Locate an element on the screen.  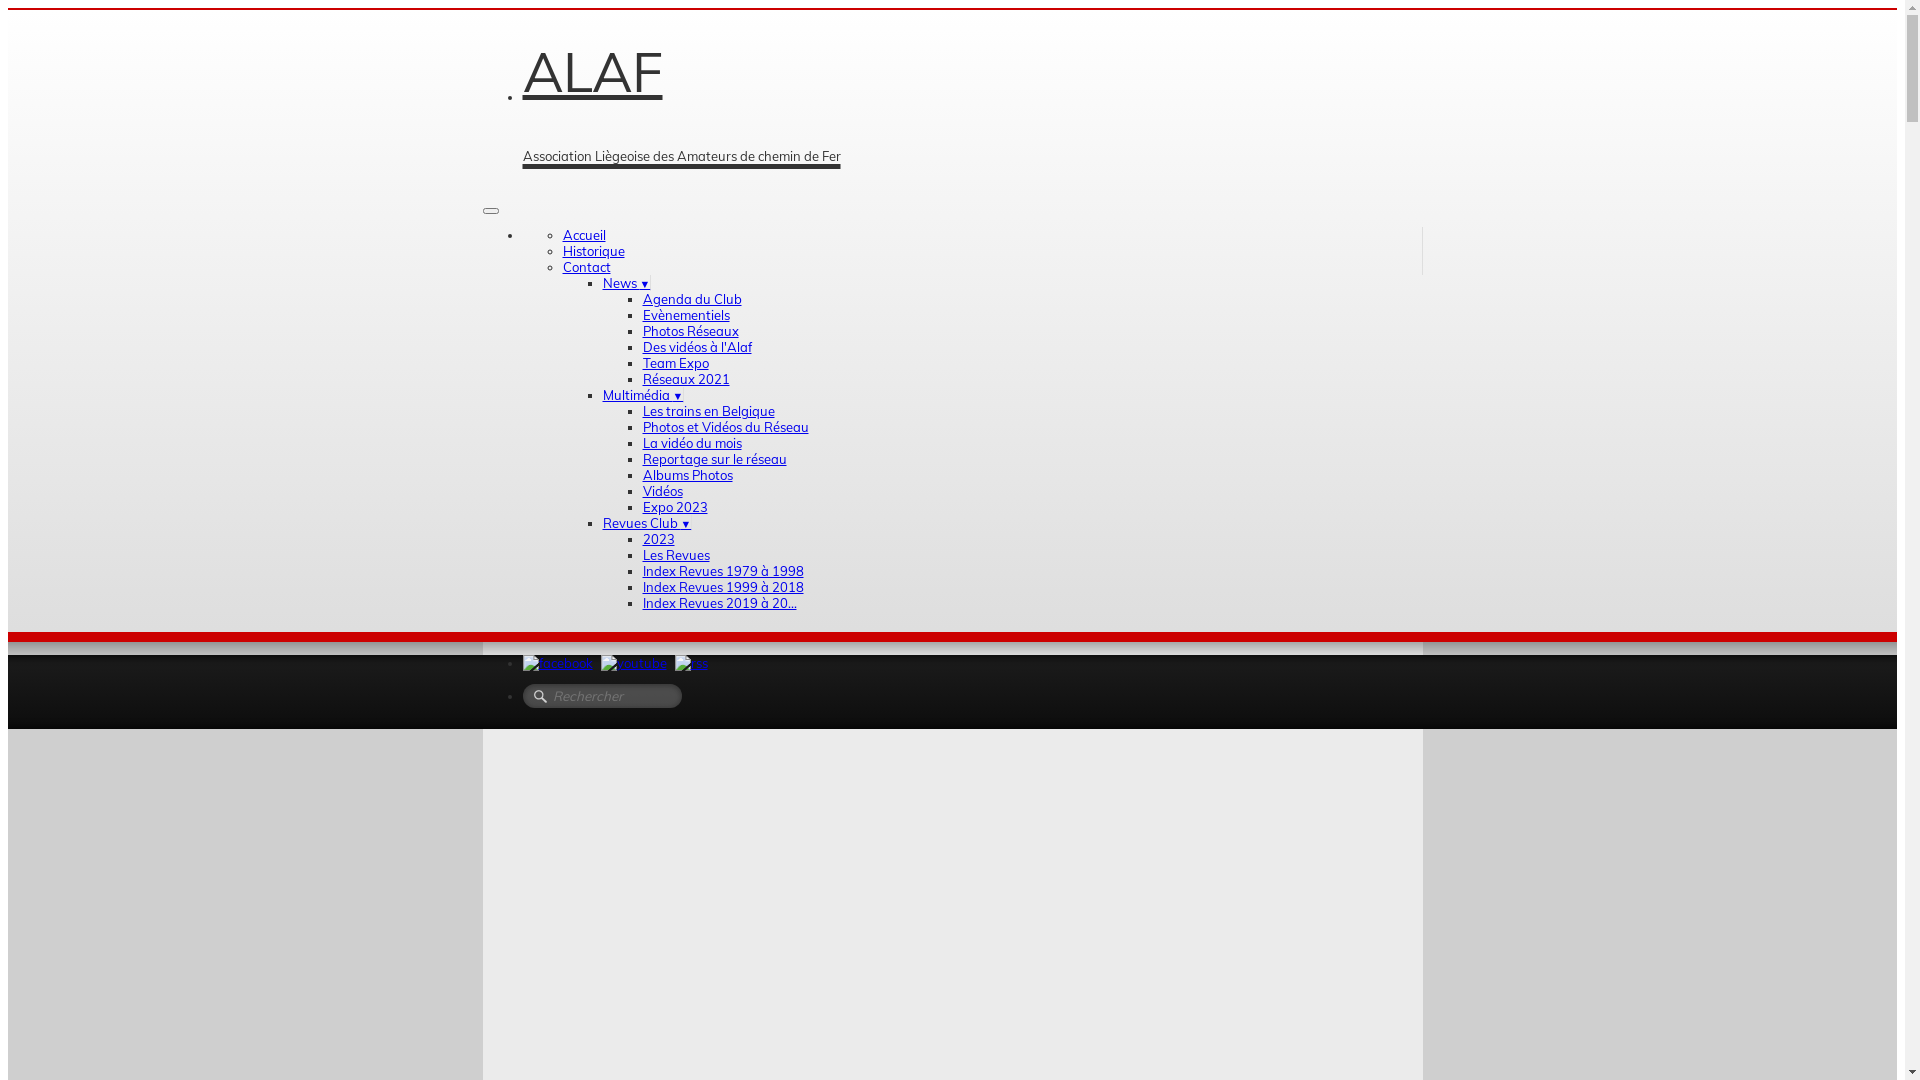
'Albums Photos' is located at coordinates (686, 474).